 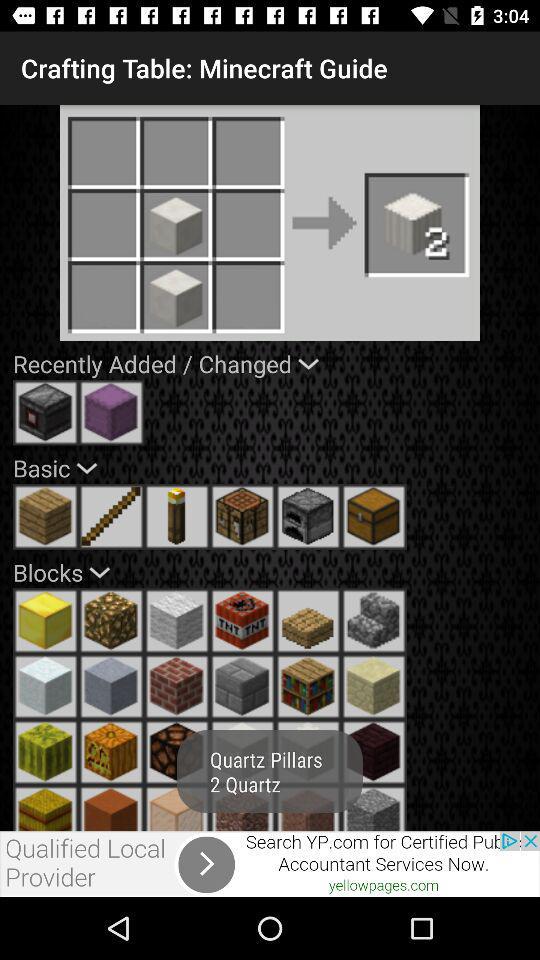 I want to click on share article, so click(x=270, y=863).